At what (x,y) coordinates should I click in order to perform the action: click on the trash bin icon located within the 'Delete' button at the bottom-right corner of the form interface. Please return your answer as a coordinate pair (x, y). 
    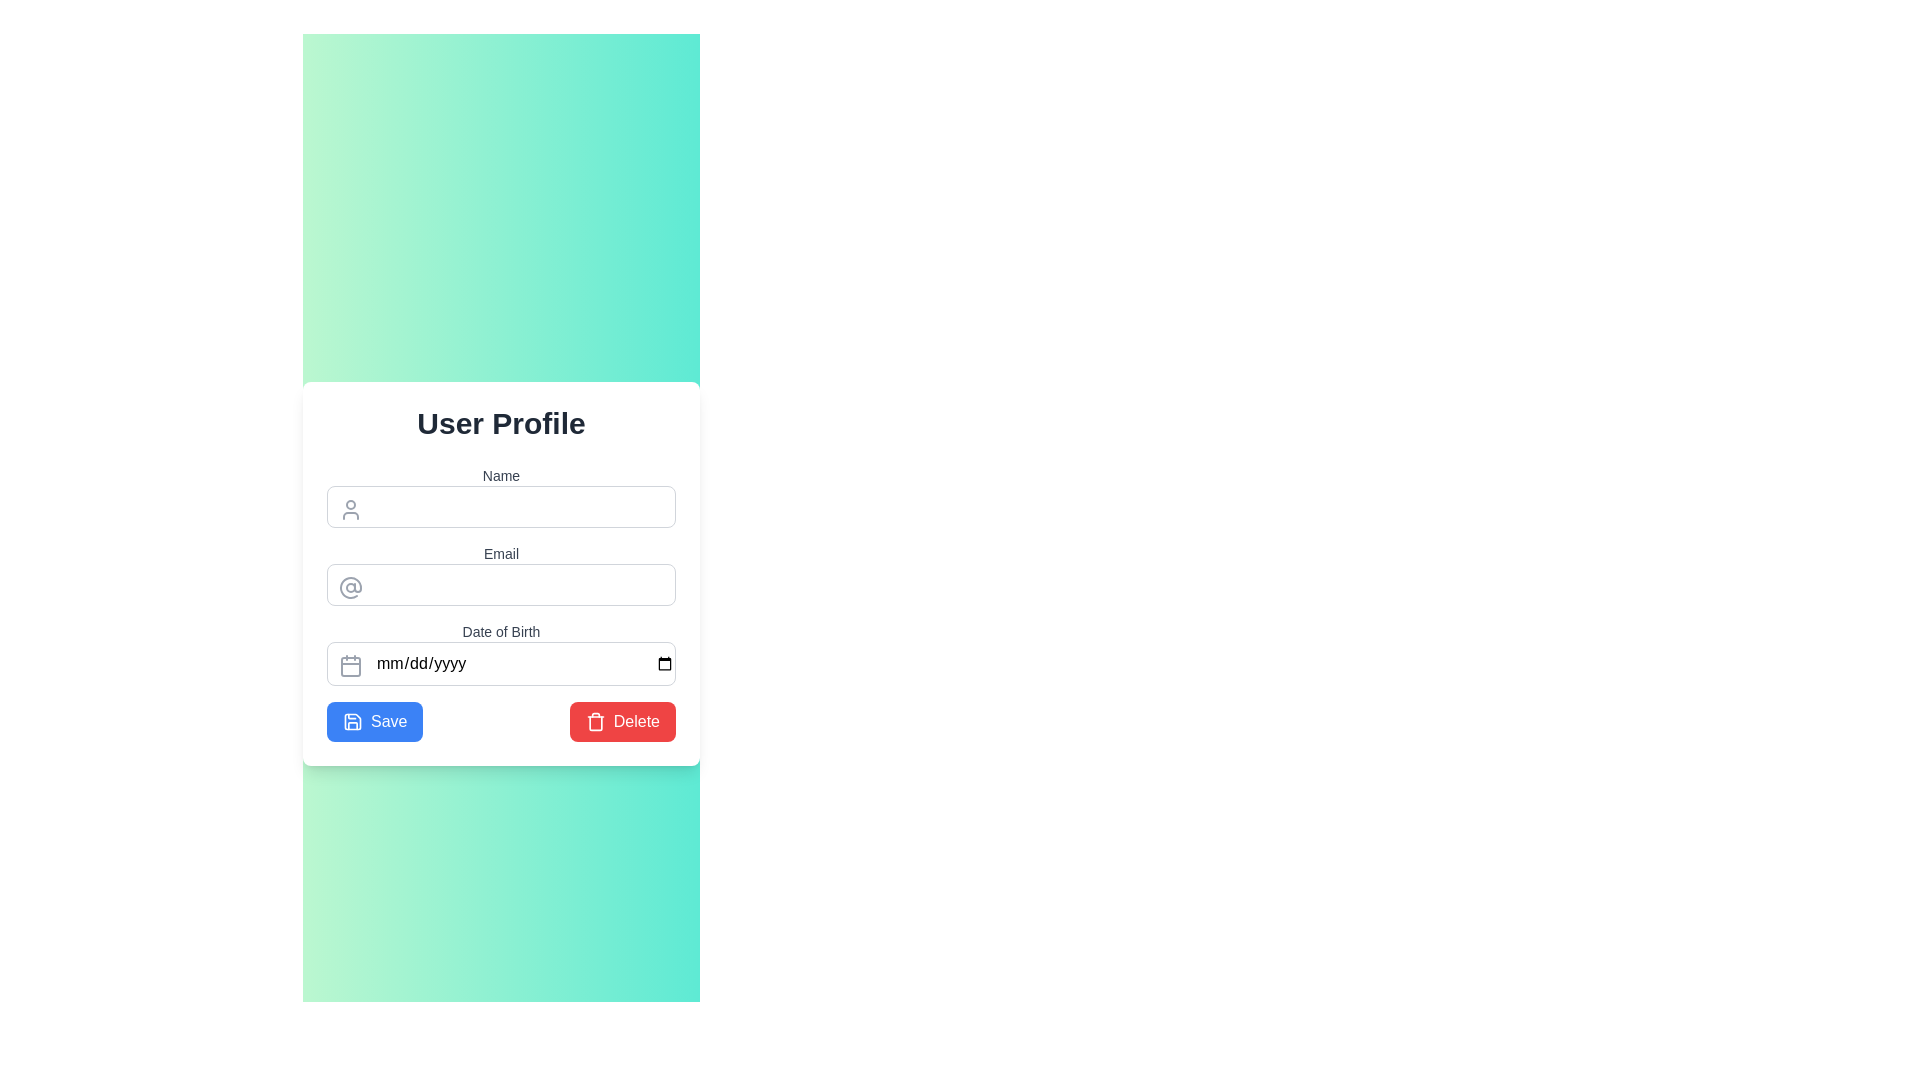
    Looking at the image, I should click on (594, 721).